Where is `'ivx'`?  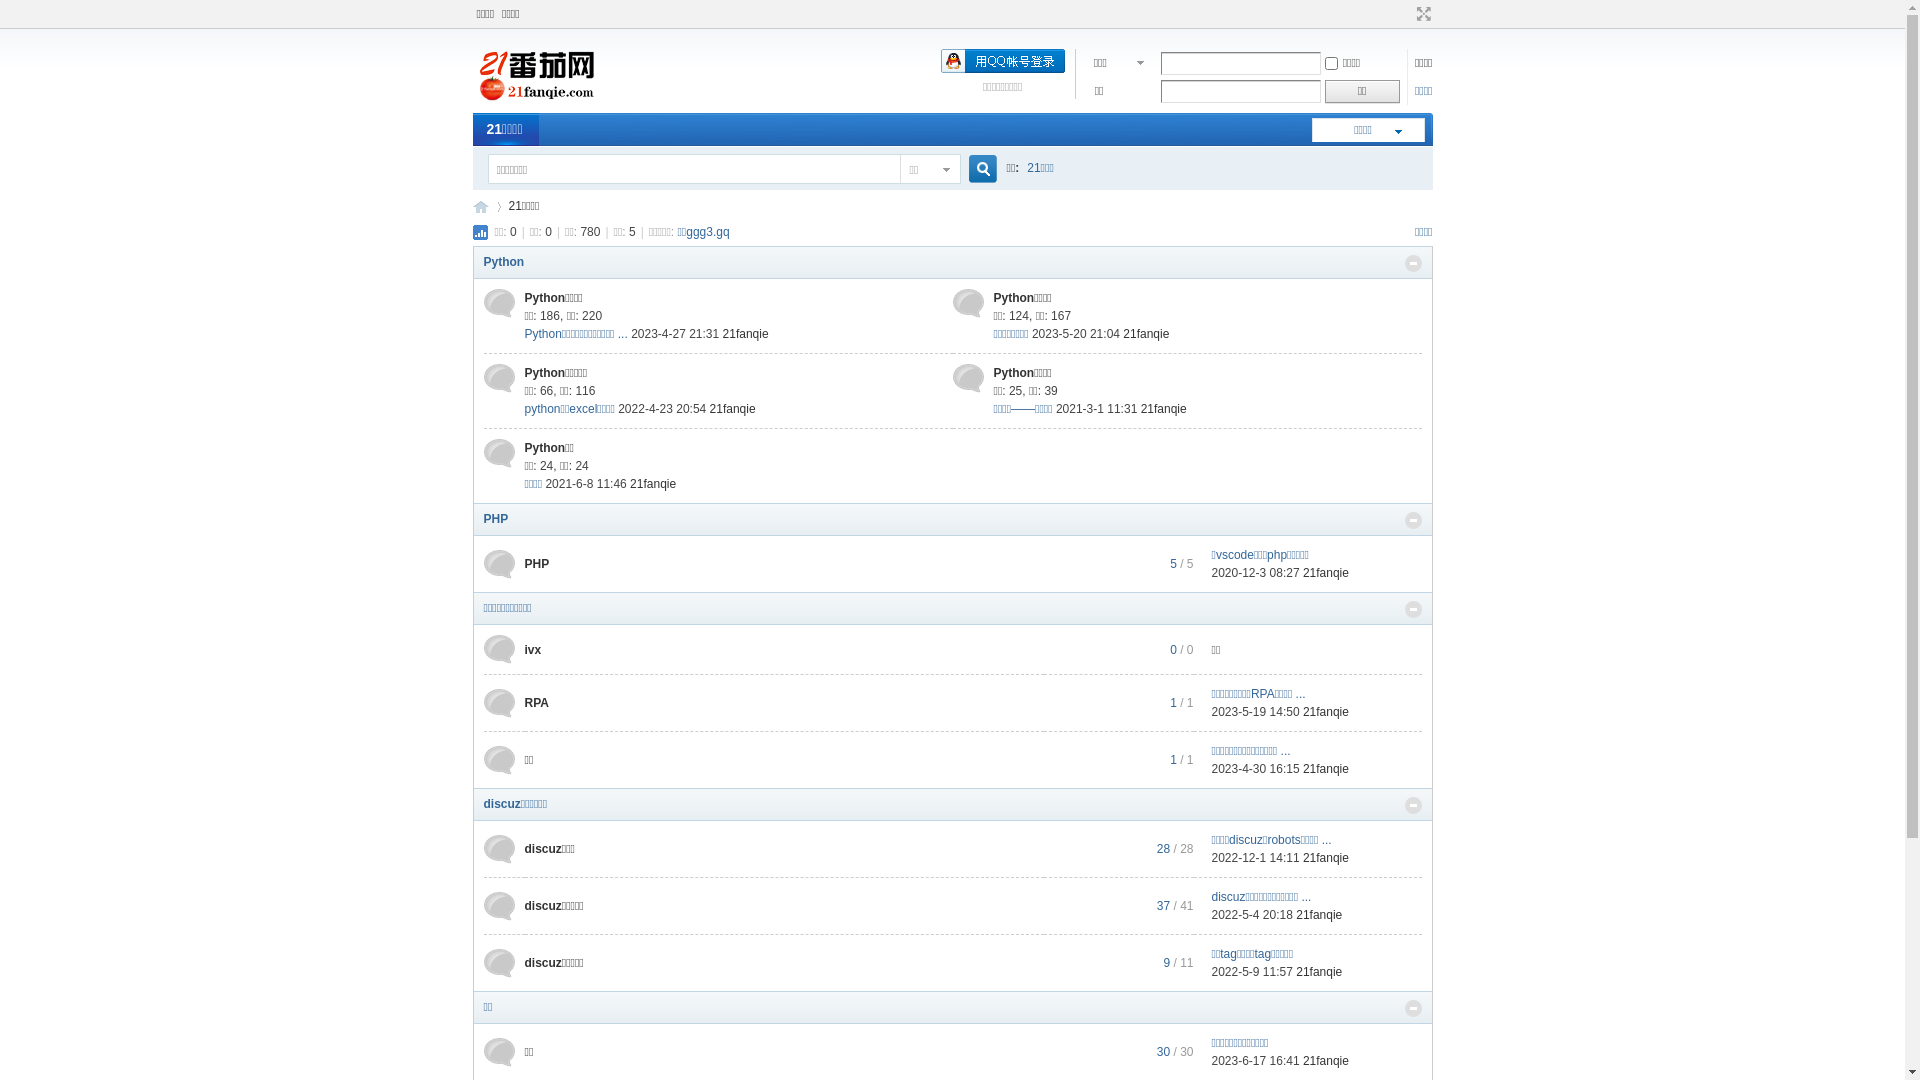
'ivx' is located at coordinates (523, 648).